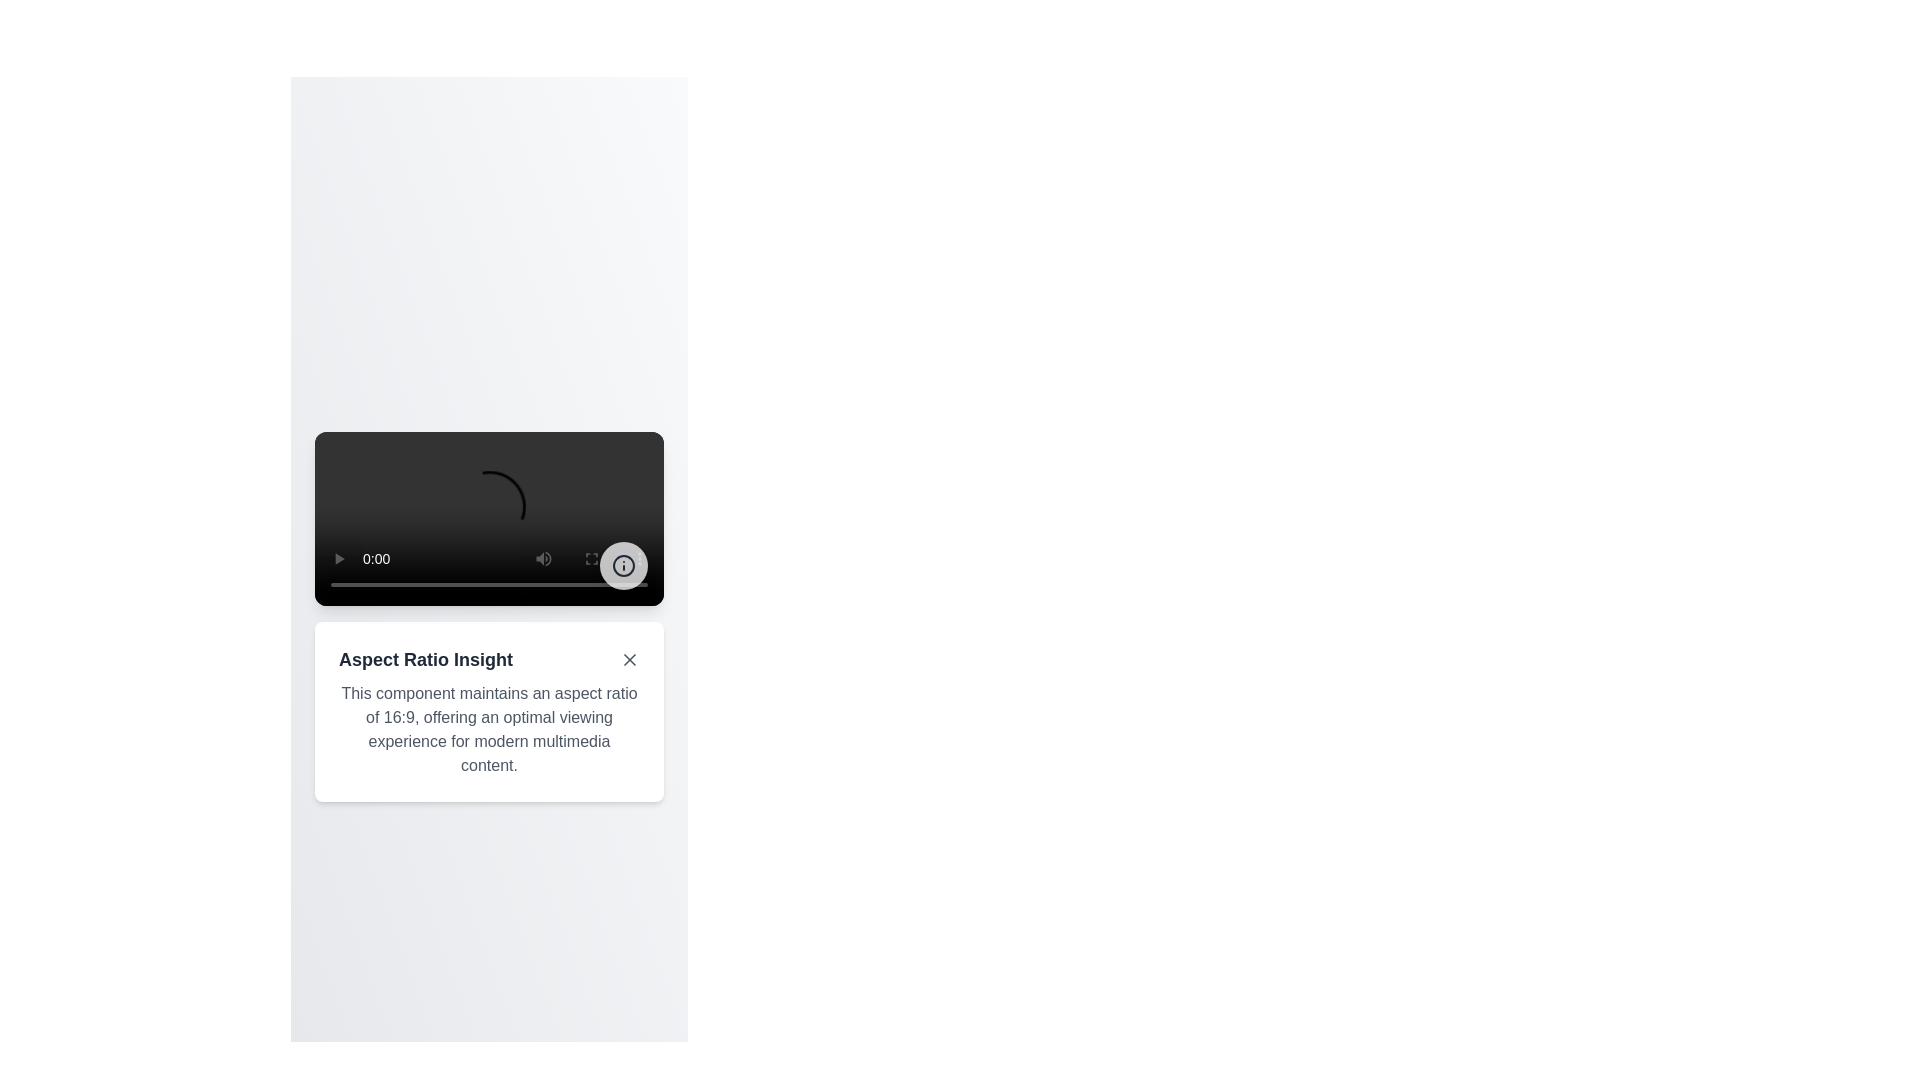 The width and height of the screenshot is (1920, 1080). What do you see at coordinates (628, 659) in the screenshot?
I see `the Close button located in the top-right corner of the description card to receive visual feedback` at bounding box center [628, 659].